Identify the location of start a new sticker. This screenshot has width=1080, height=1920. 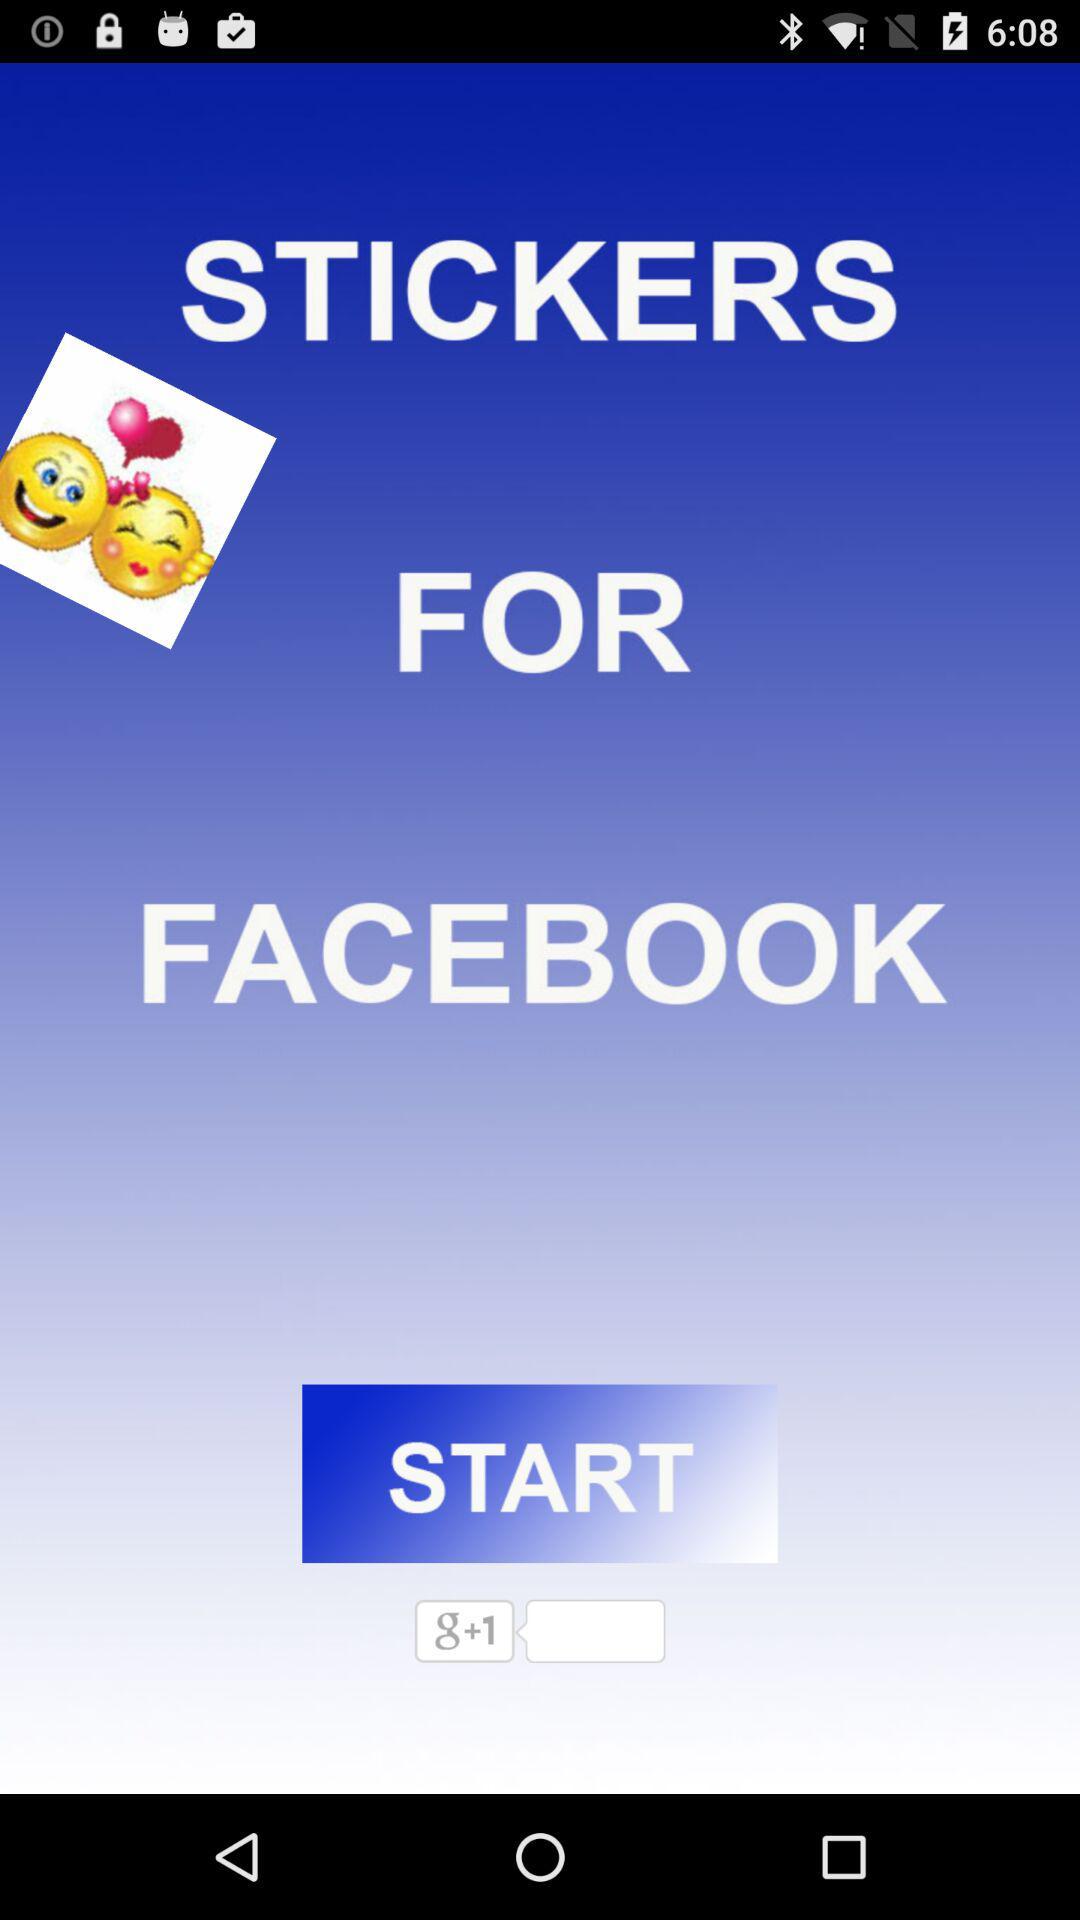
(540, 1473).